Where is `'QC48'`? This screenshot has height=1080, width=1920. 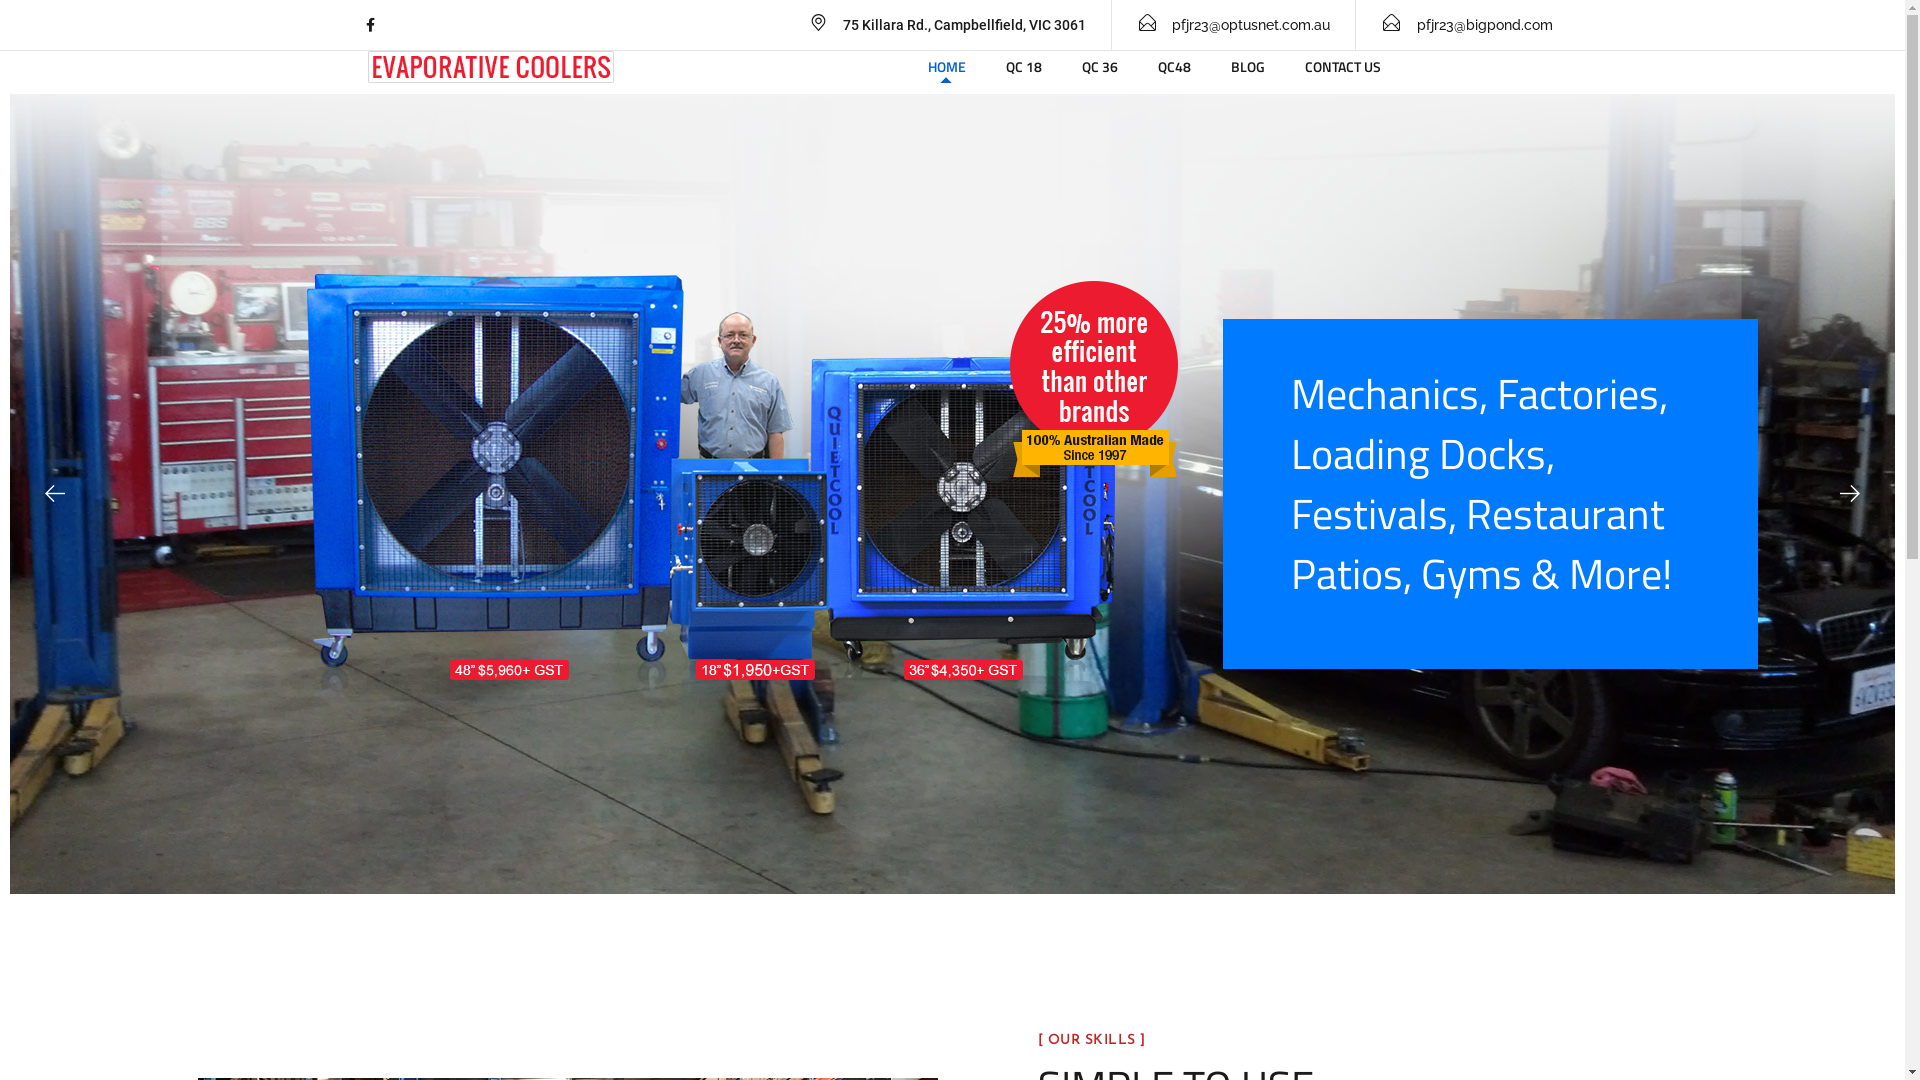
'QC48' is located at coordinates (1174, 65).